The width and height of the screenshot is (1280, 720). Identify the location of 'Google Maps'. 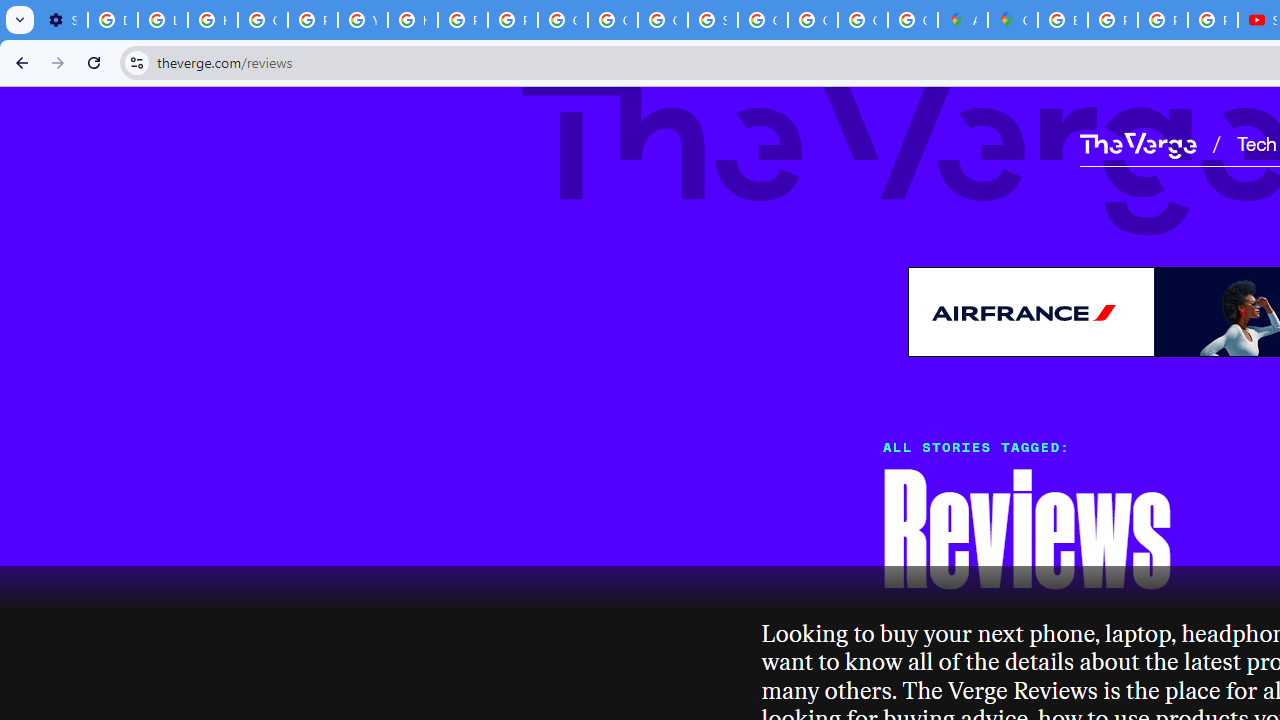
(1013, 20).